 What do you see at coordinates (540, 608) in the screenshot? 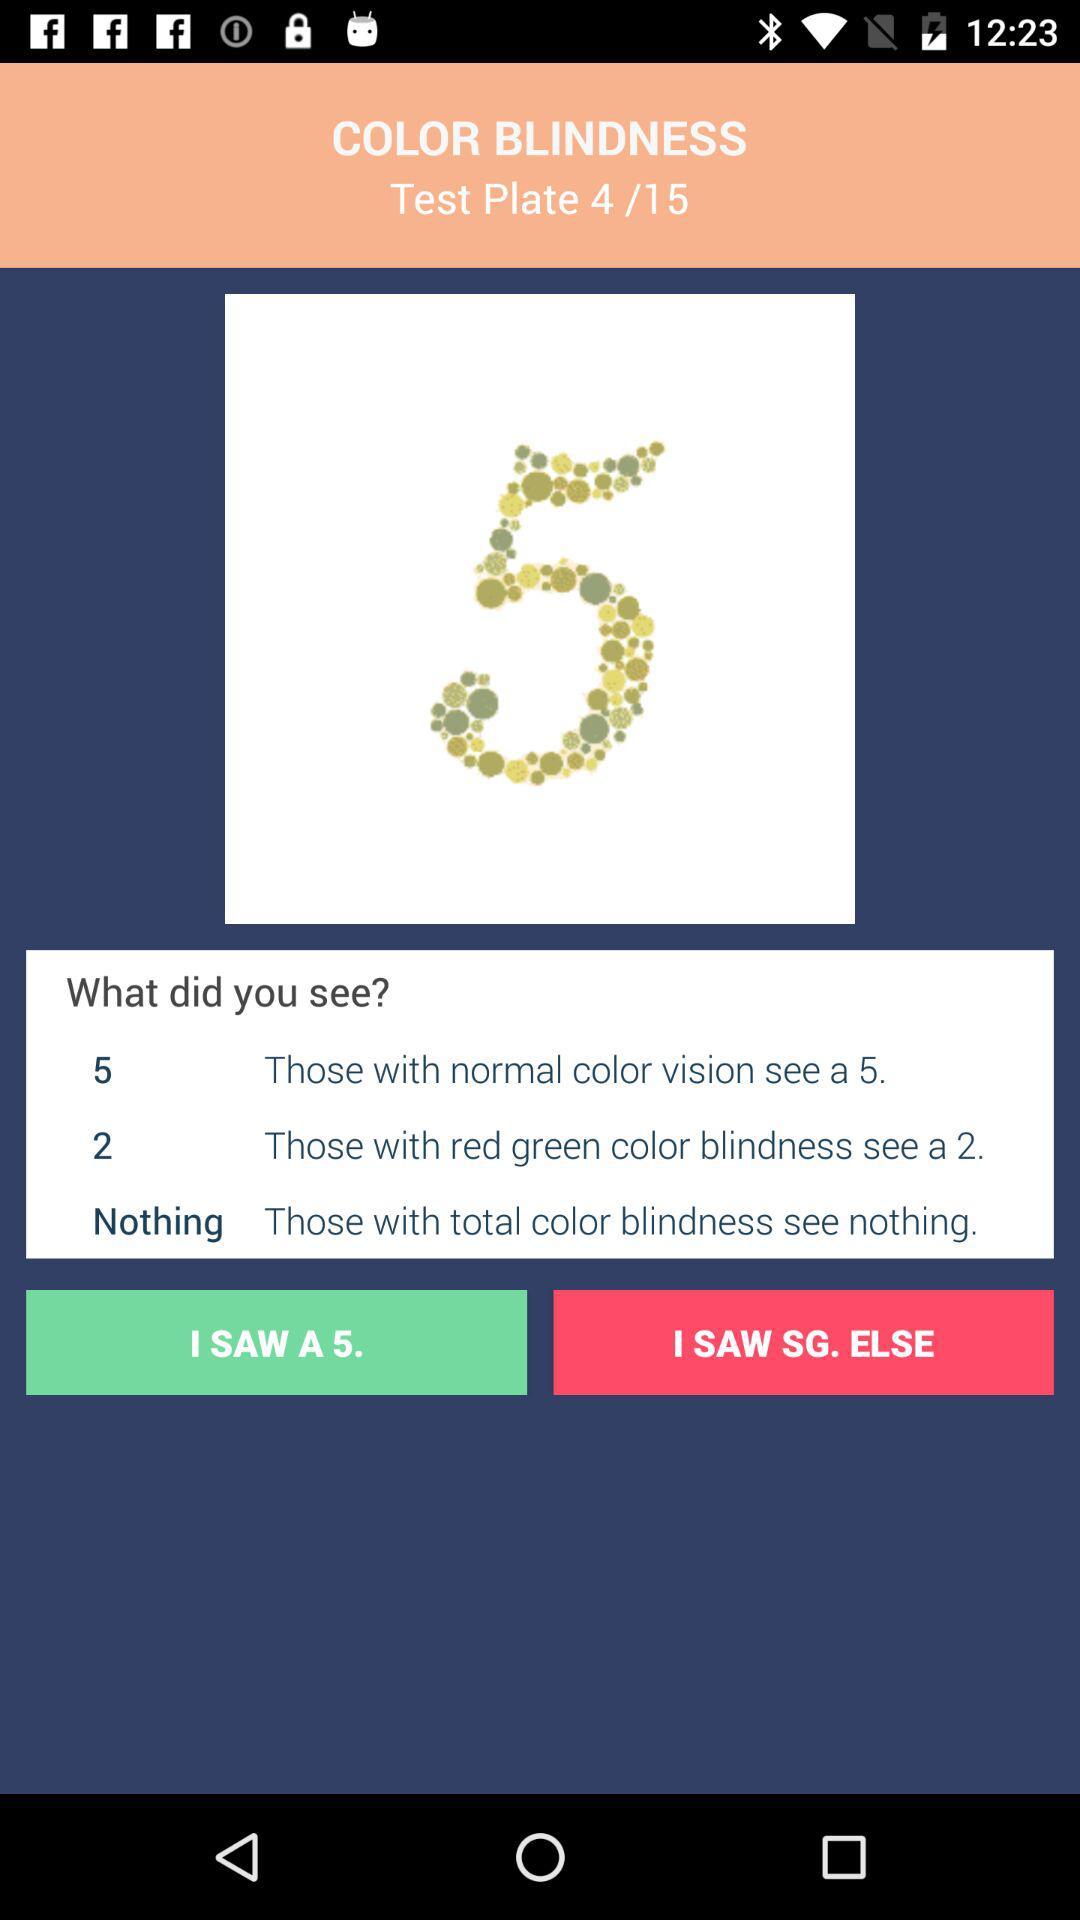
I see `image display` at bounding box center [540, 608].